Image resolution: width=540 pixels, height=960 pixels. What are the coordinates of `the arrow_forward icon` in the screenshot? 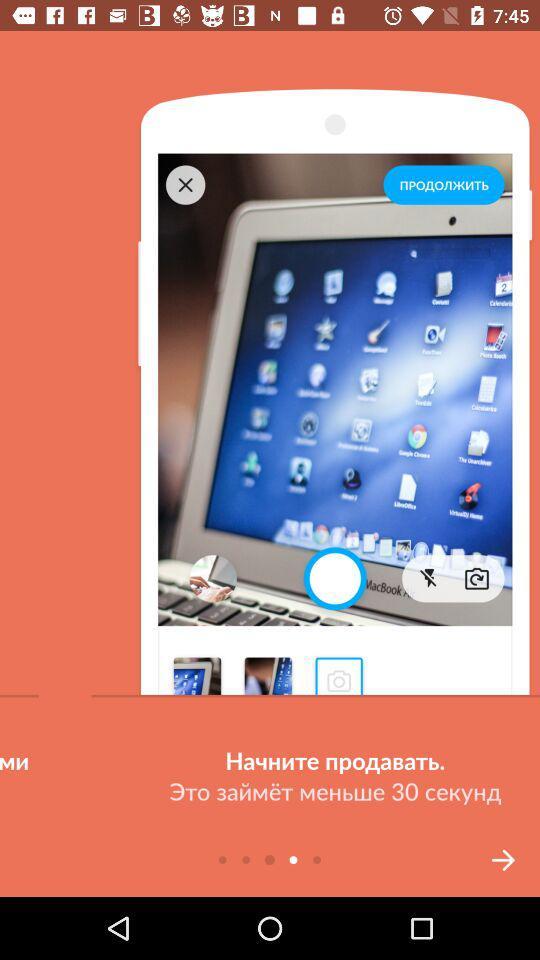 It's located at (502, 859).